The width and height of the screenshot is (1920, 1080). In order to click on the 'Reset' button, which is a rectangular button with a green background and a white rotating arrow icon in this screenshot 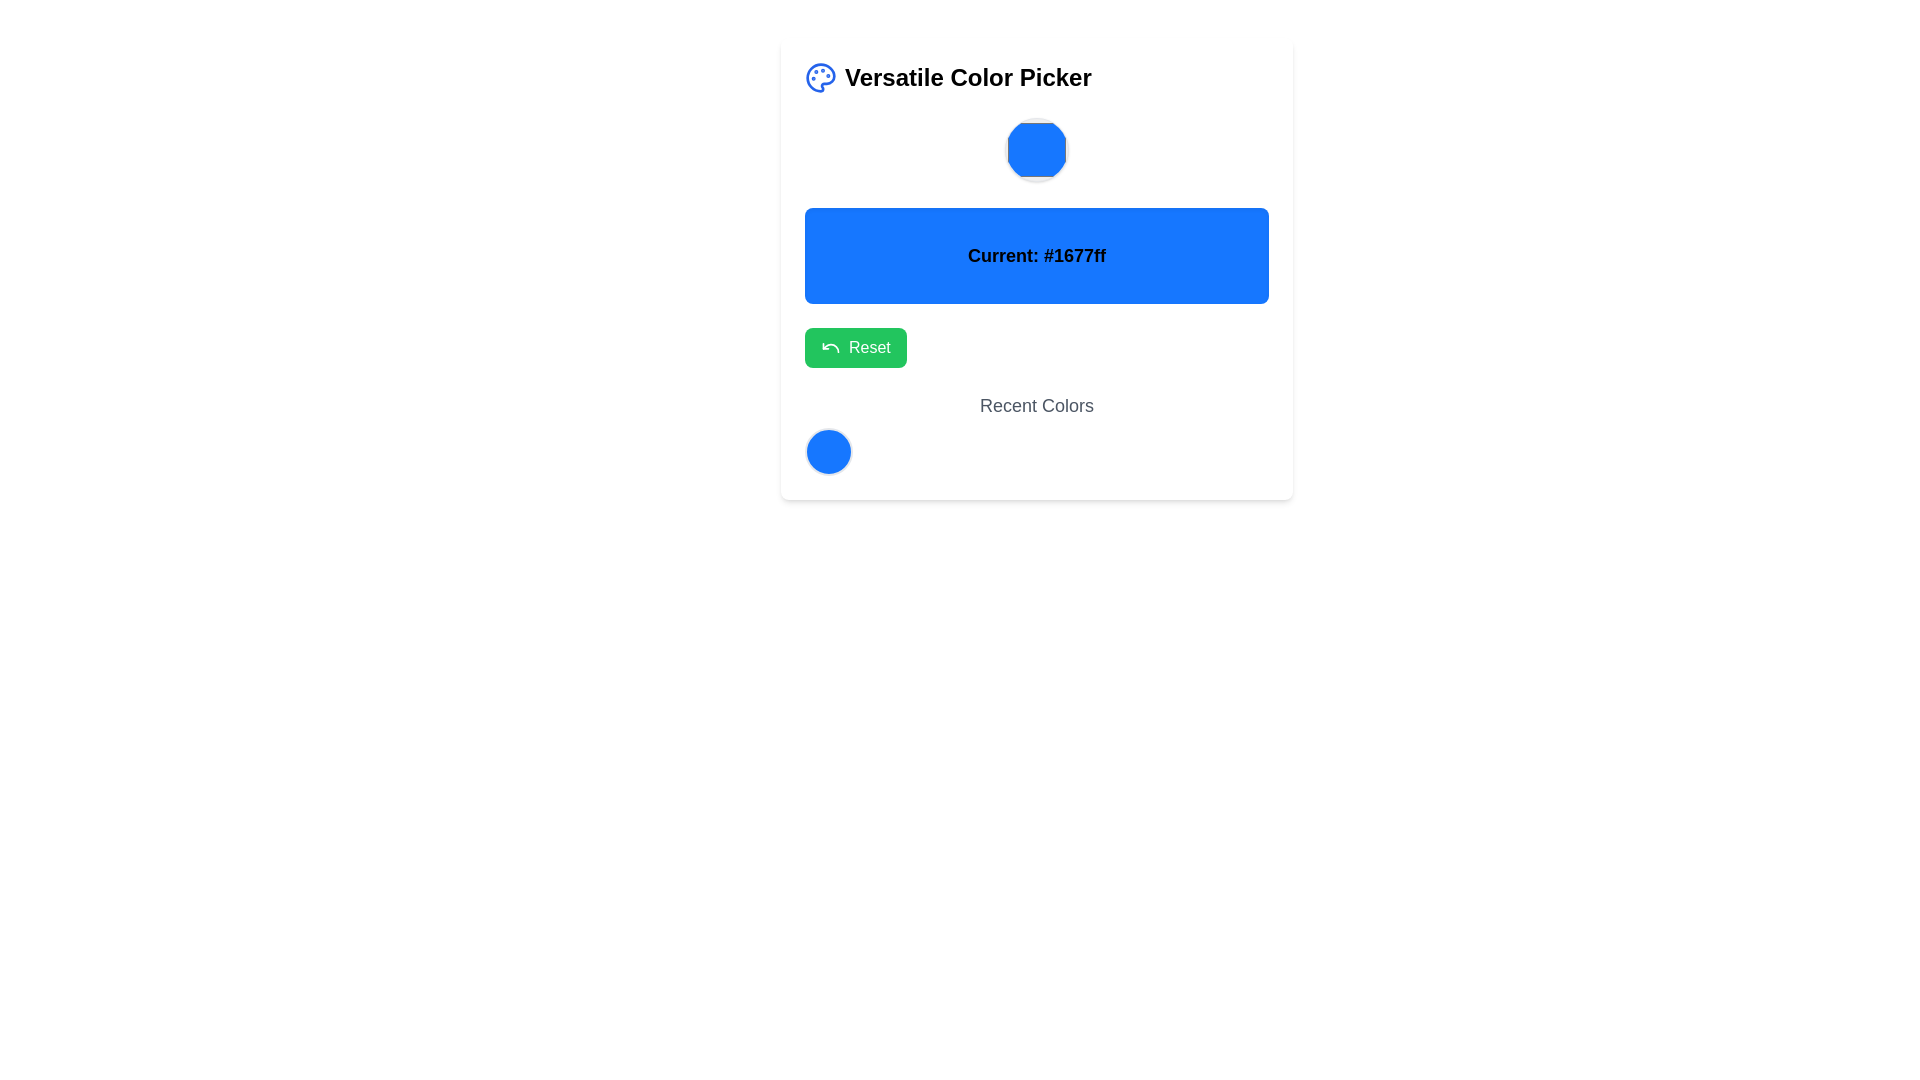, I will do `click(855, 346)`.